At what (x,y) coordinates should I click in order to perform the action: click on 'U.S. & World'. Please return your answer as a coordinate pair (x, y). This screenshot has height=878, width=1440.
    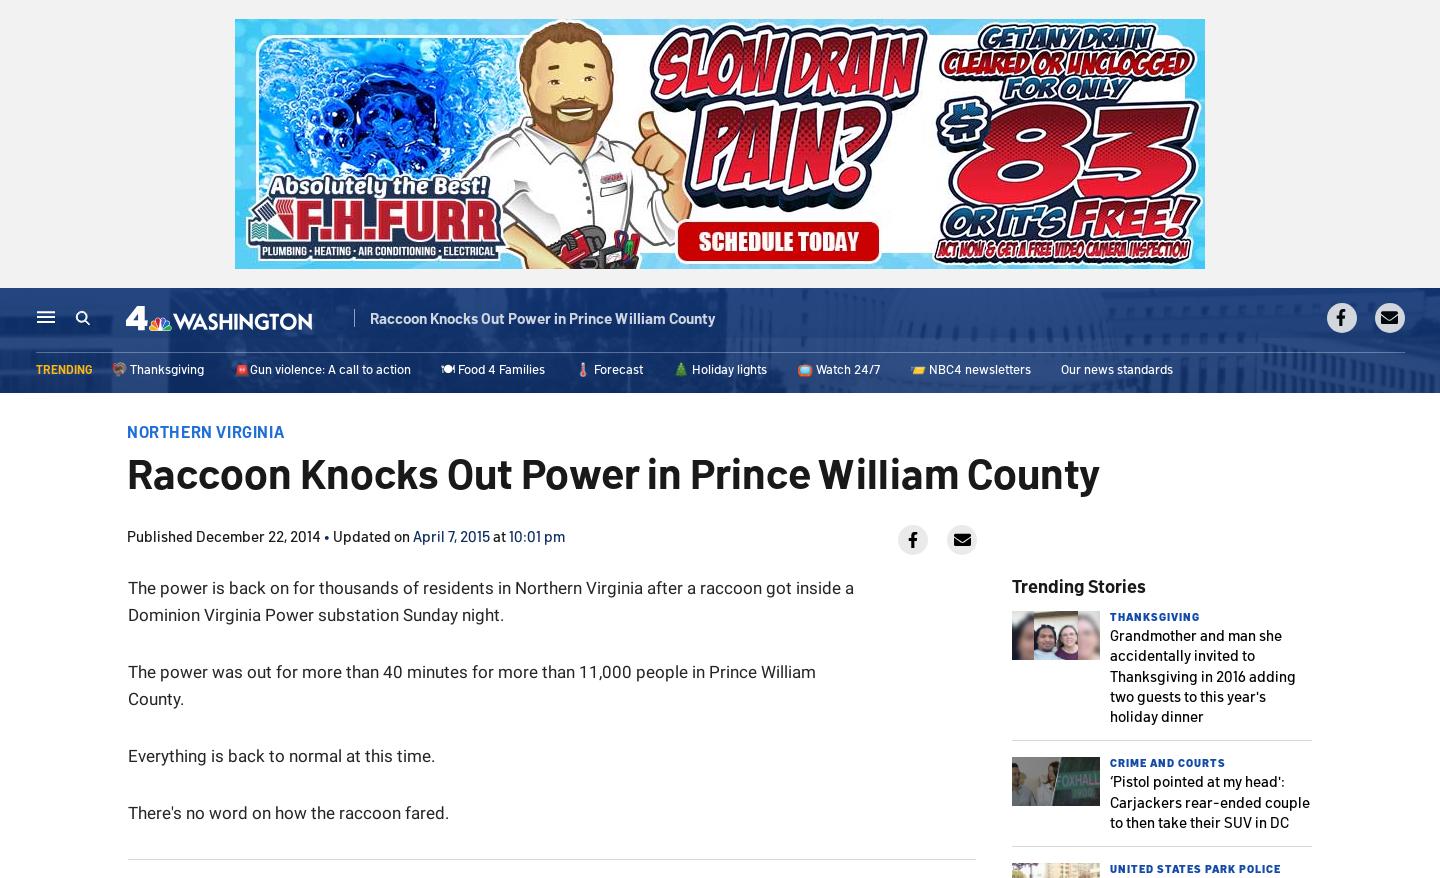
    Looking at the image, I should click on (550, 322).